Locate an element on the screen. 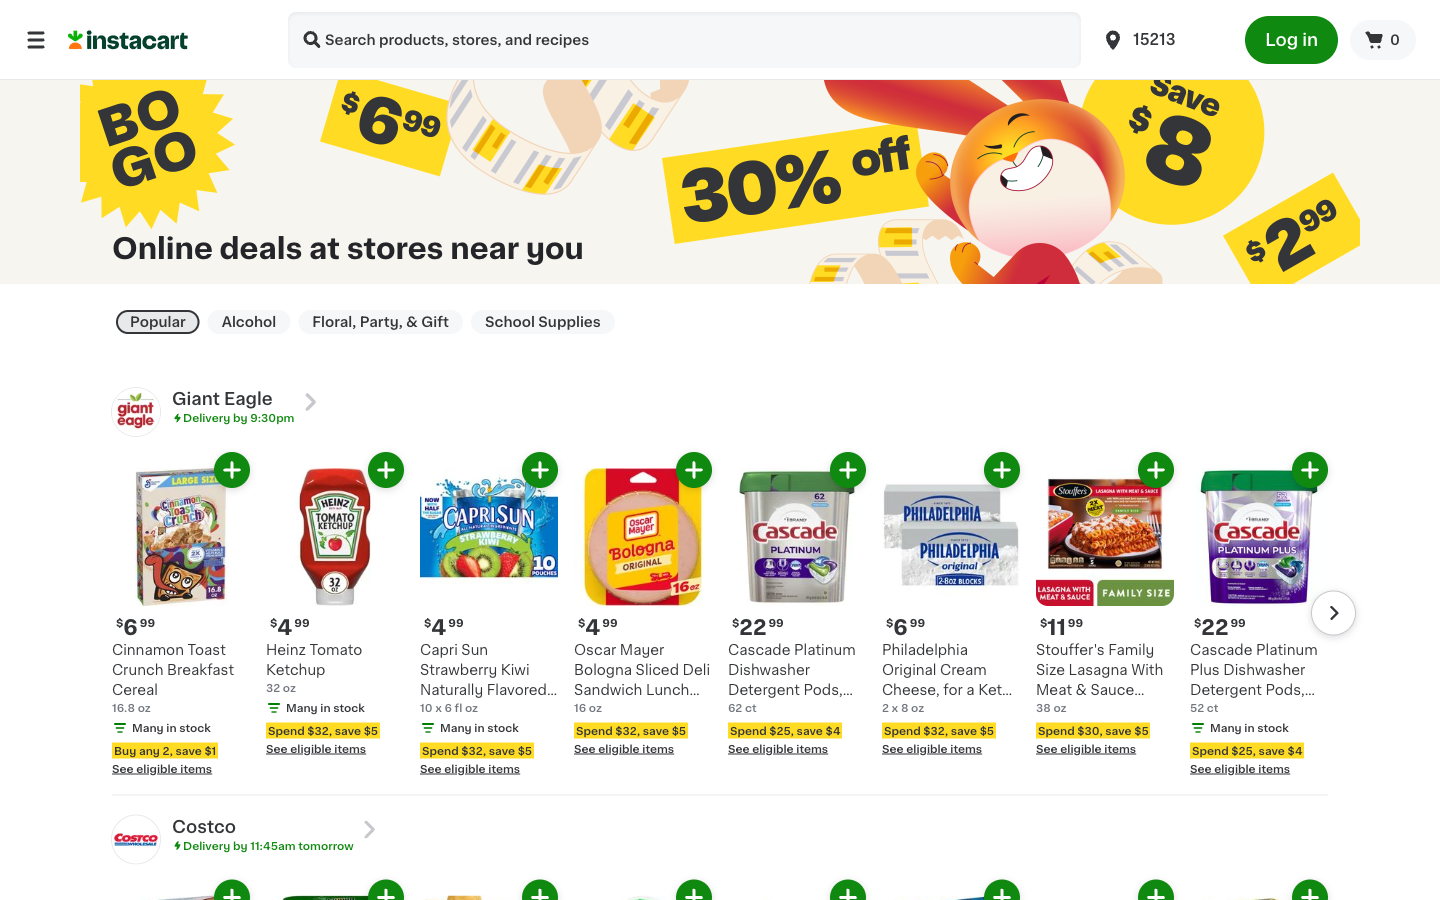  Browse the deals of popular products only is located at coordinates (156, 321).